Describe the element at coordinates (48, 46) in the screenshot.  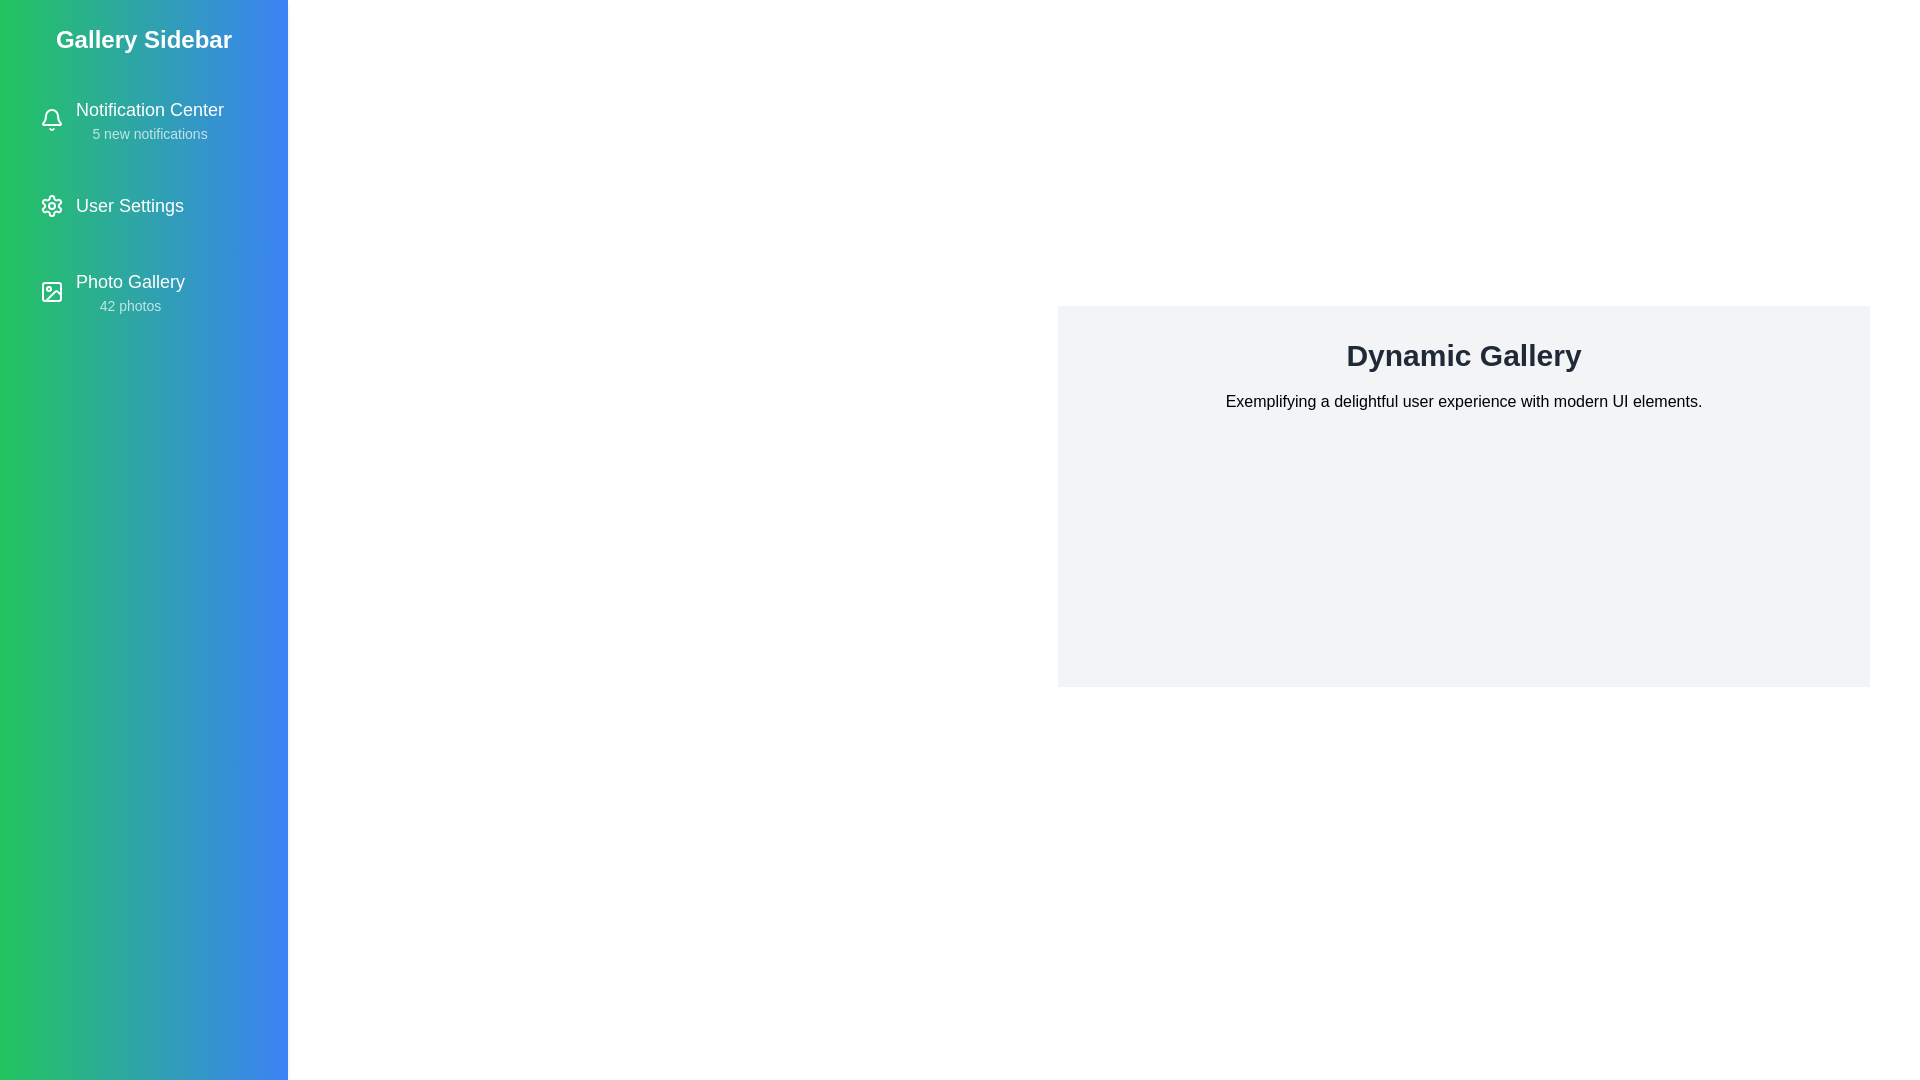
I see `the toggle button located at the top-left corner of the screen to toggle the sidebar visibility` at that location.